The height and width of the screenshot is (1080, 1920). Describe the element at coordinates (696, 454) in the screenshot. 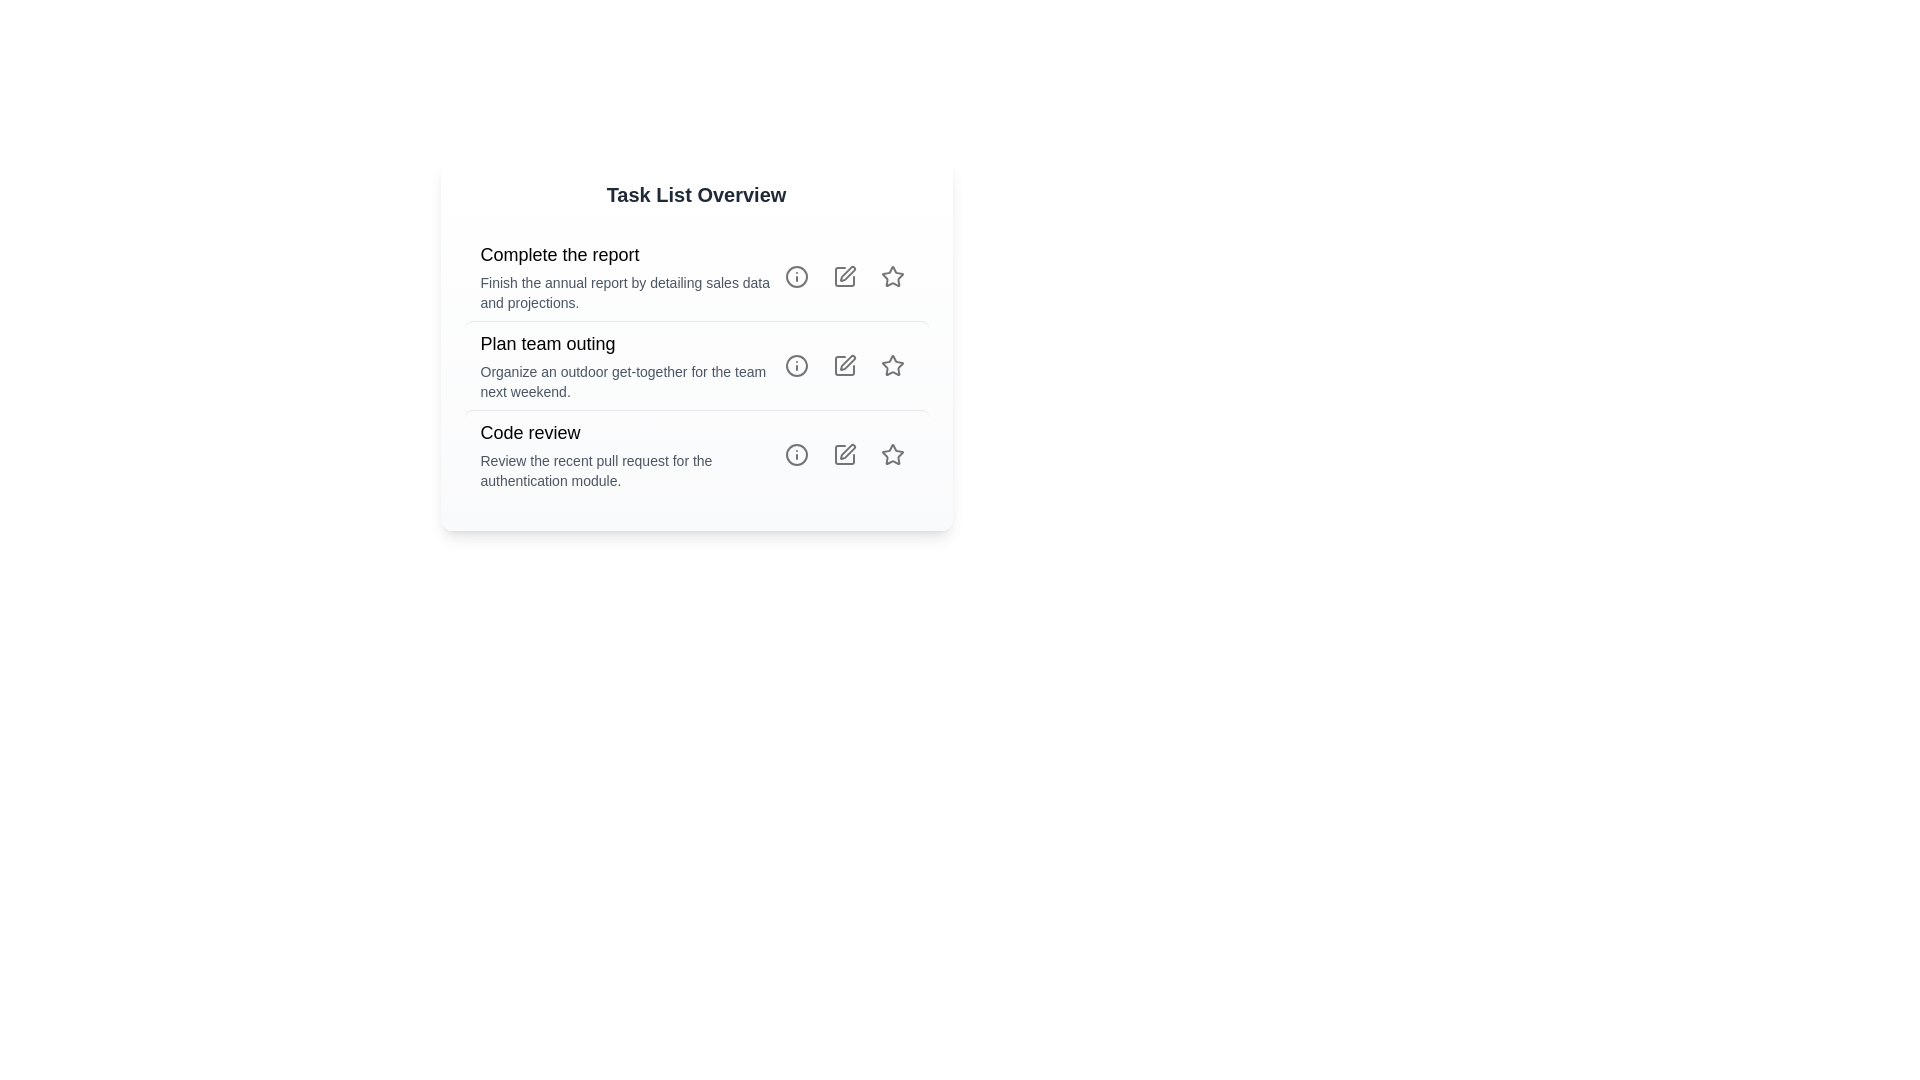

I see `the edit icon of the task item titled 'Code review'` at that location.